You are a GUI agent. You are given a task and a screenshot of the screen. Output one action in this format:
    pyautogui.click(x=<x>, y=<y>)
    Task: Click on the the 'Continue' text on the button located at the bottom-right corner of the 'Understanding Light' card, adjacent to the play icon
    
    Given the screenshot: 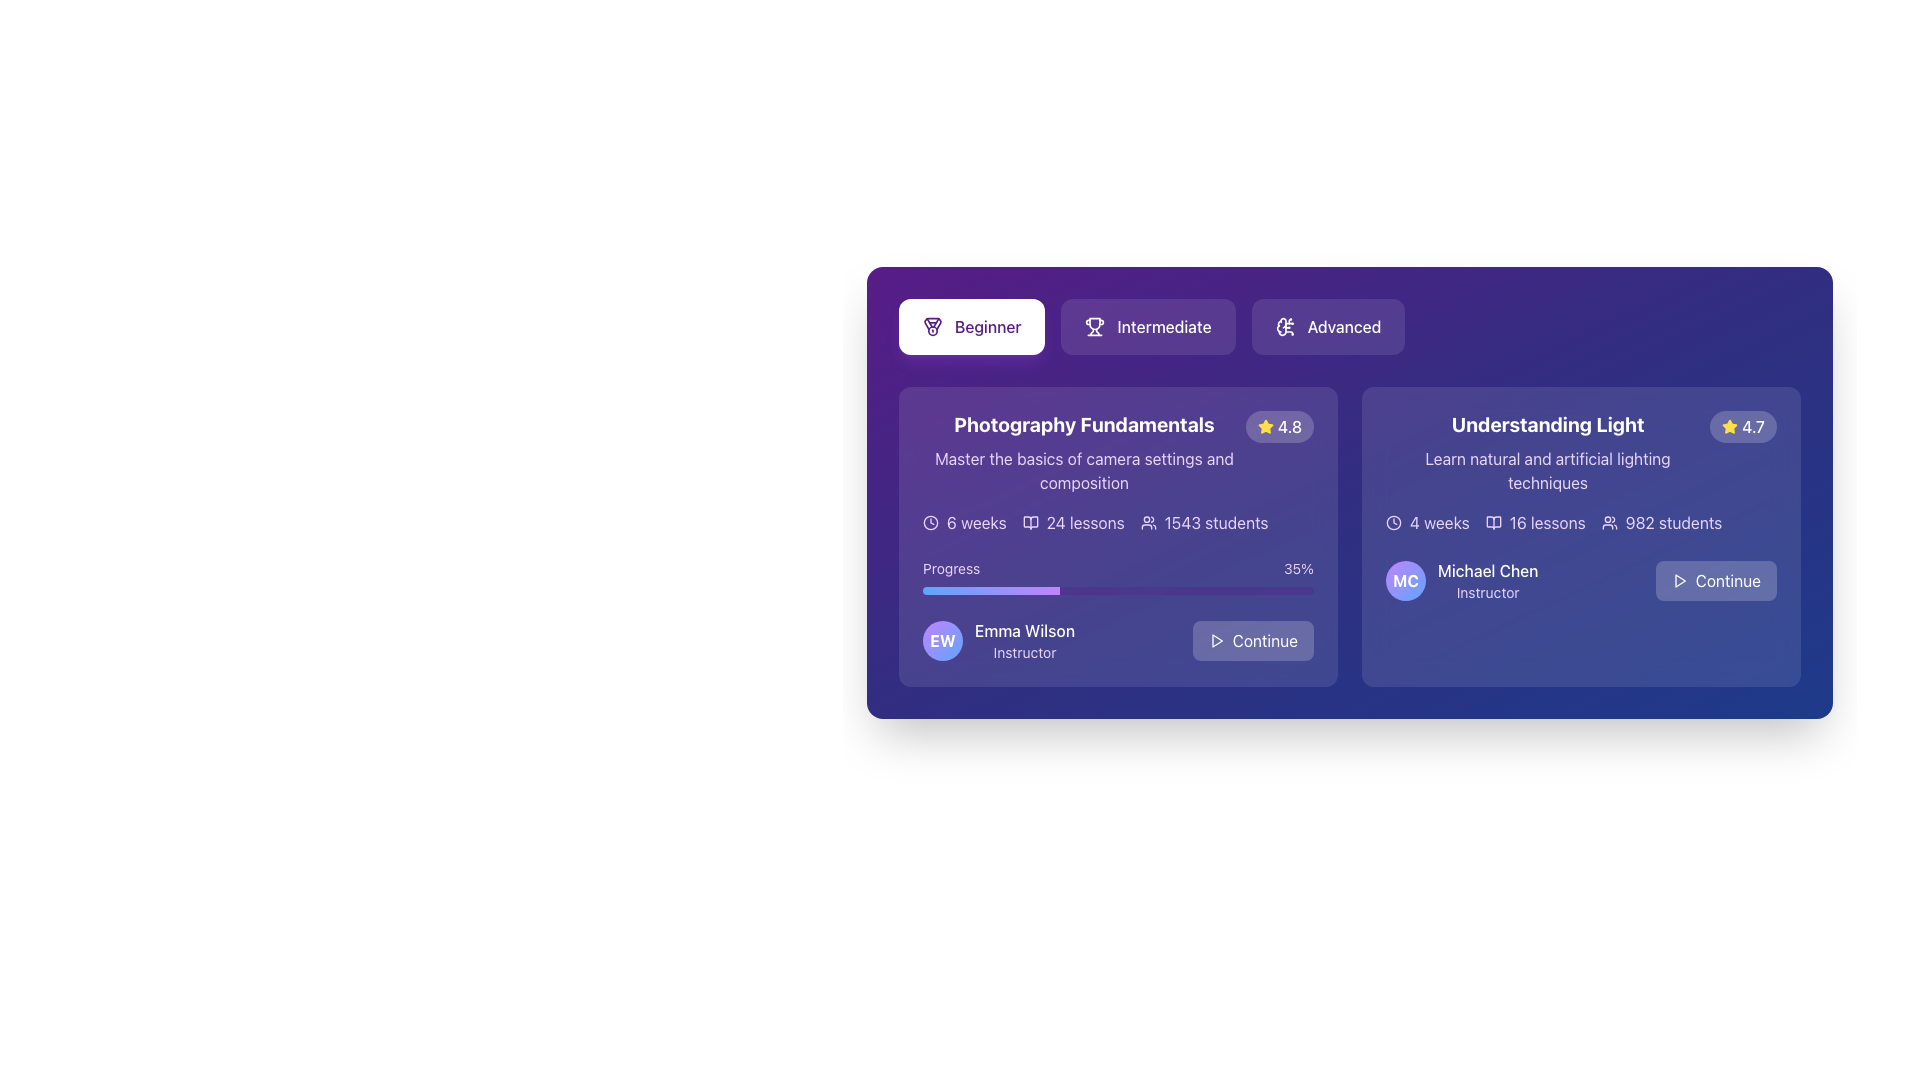 What is the action you would take?
    pyautogui.click(x=1727, y=581)
    